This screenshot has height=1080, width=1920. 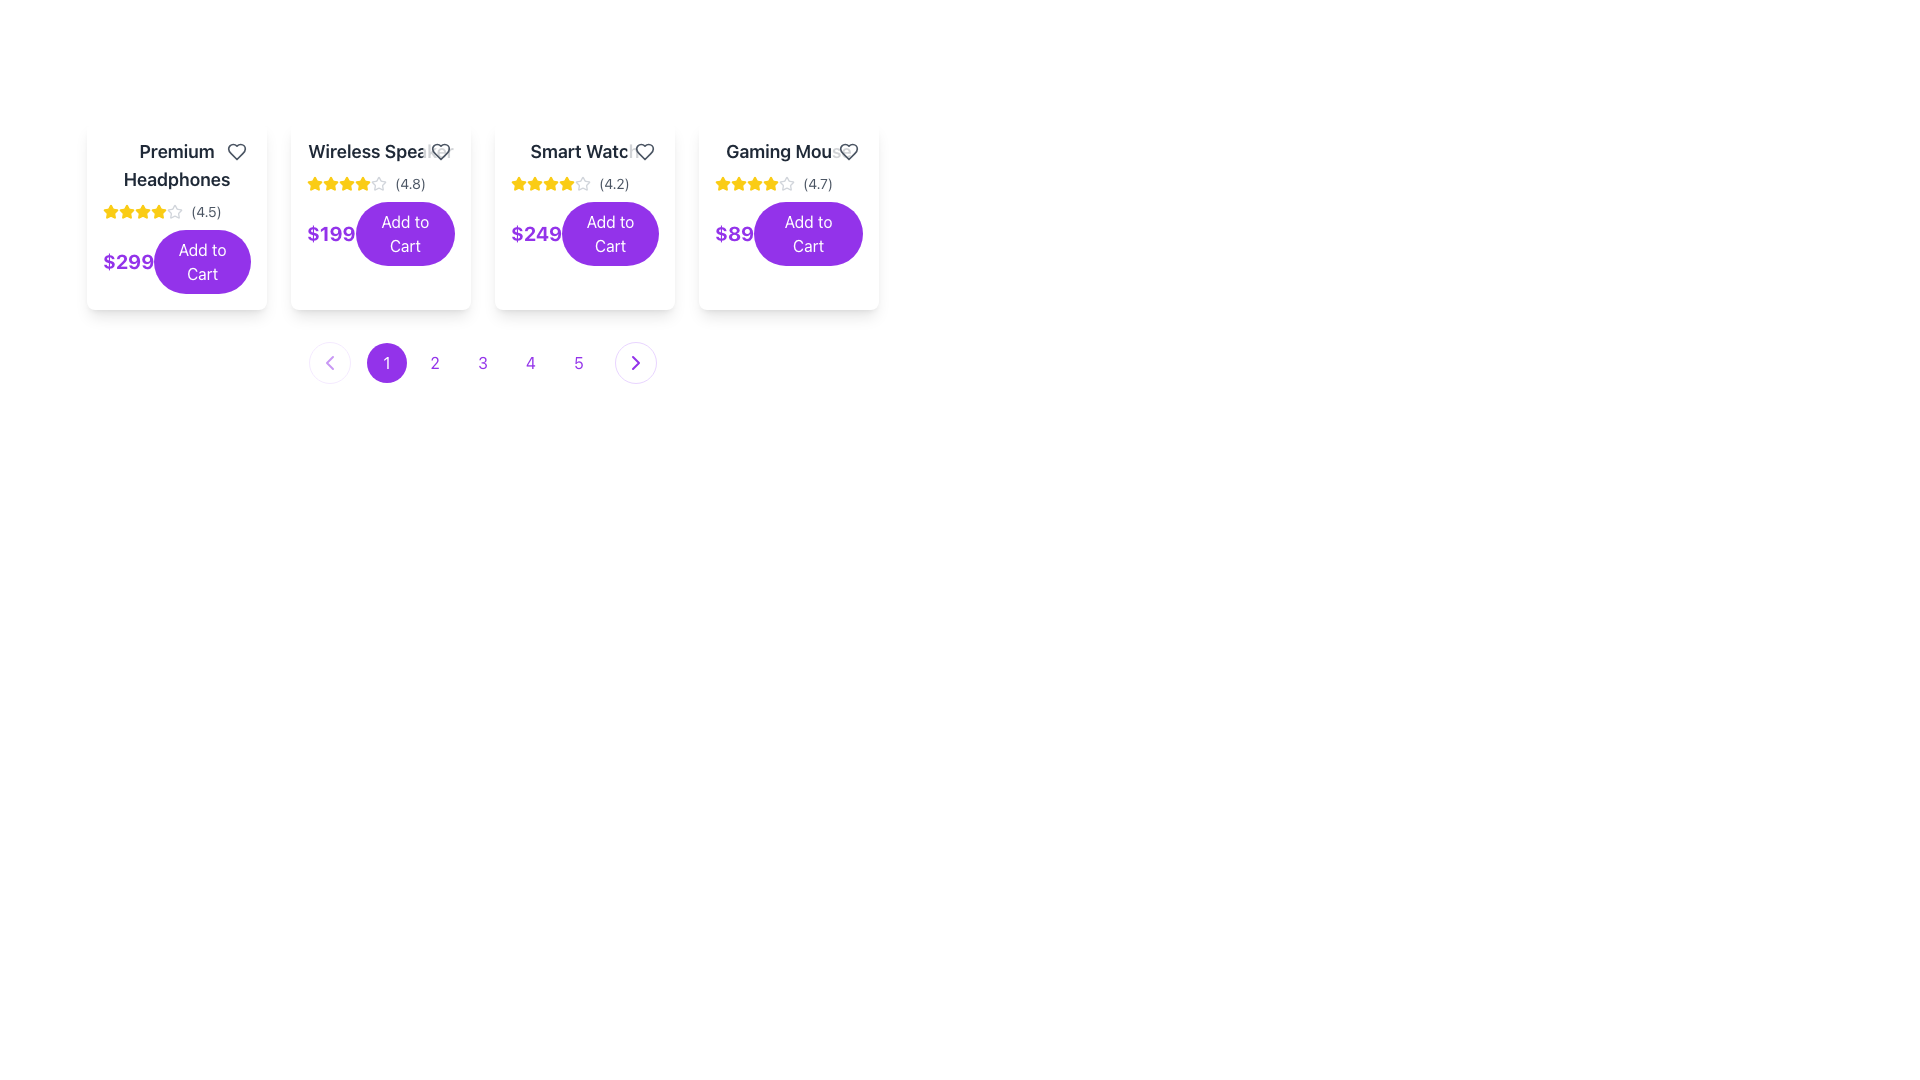 I want to click on the third yellow star icon in the rating row of the 'Smart Watch' product card, which indicates active engagement with a rating system, so click(x=565, y=183).